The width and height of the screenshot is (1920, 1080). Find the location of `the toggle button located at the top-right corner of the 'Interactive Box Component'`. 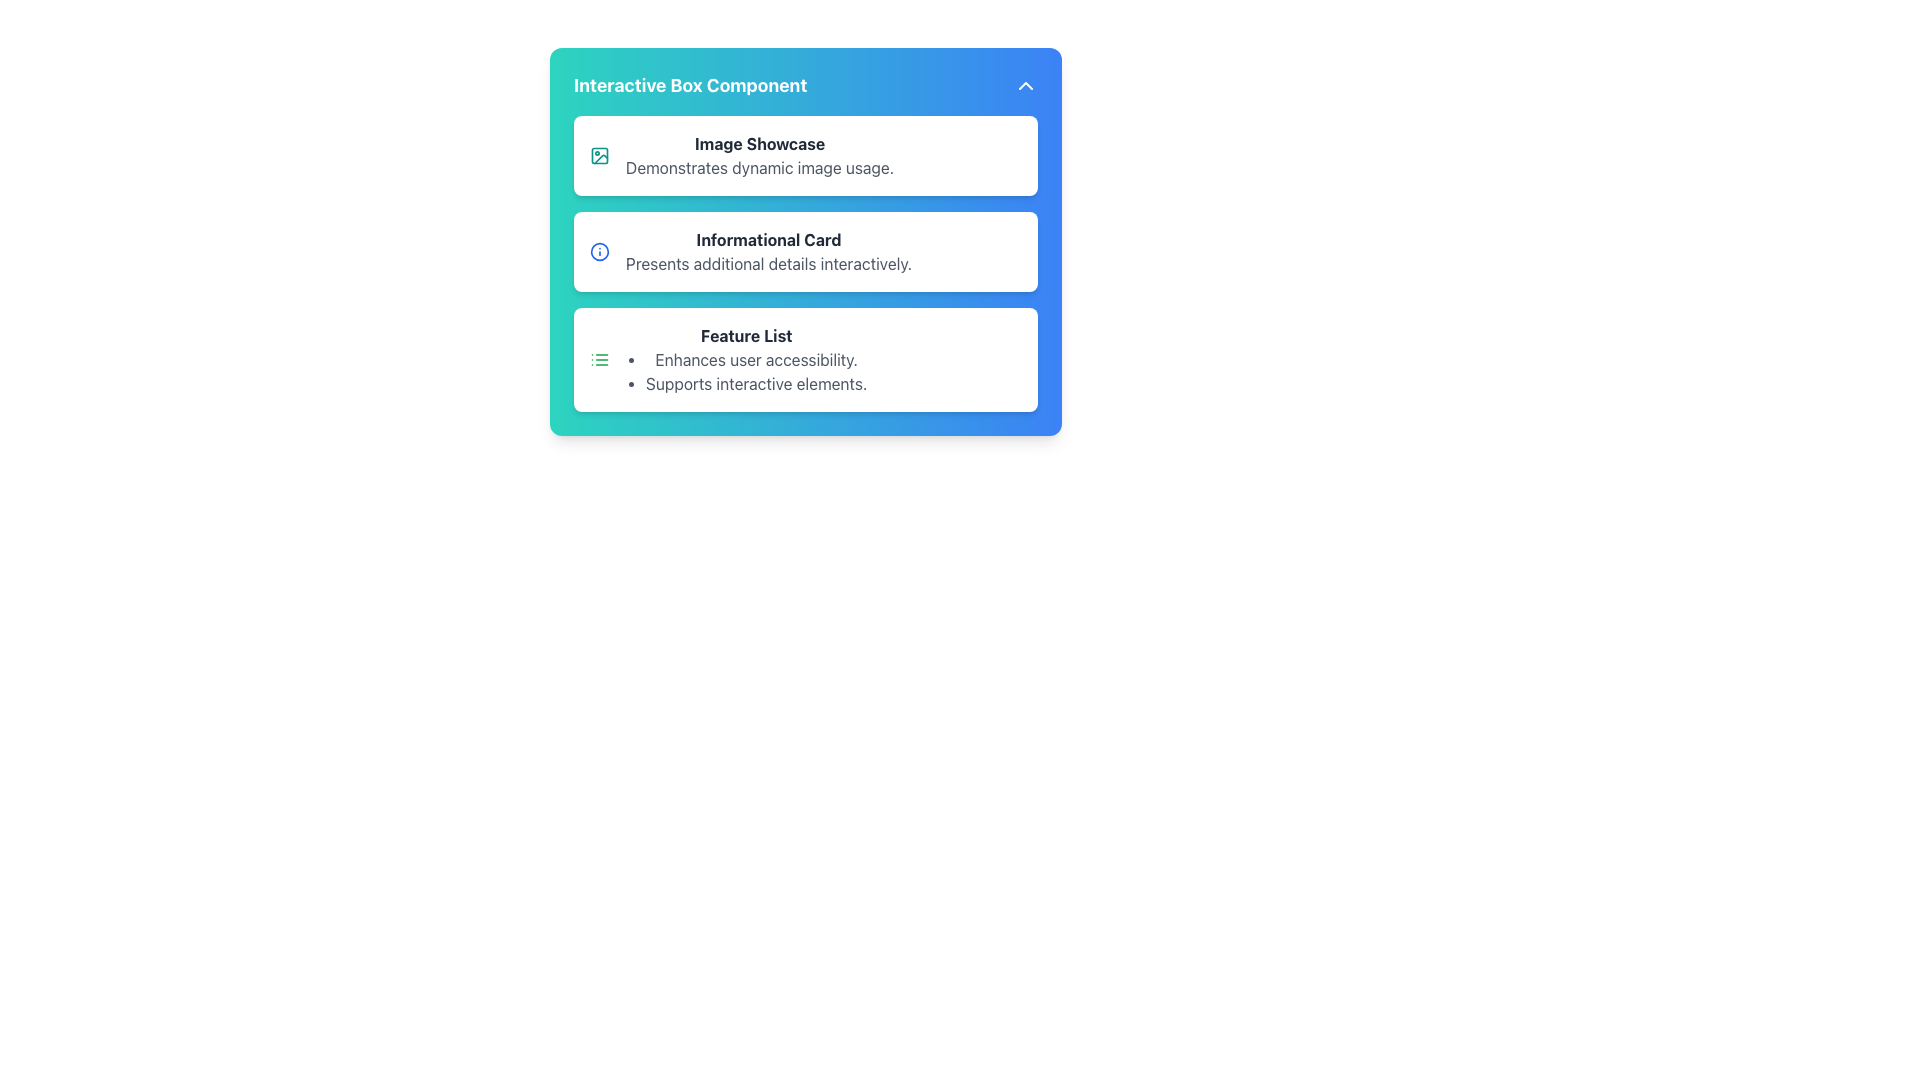

the toggle button located at the top-right corner of the 'Interactive Box Component' is located at coordinates (1026, 84).